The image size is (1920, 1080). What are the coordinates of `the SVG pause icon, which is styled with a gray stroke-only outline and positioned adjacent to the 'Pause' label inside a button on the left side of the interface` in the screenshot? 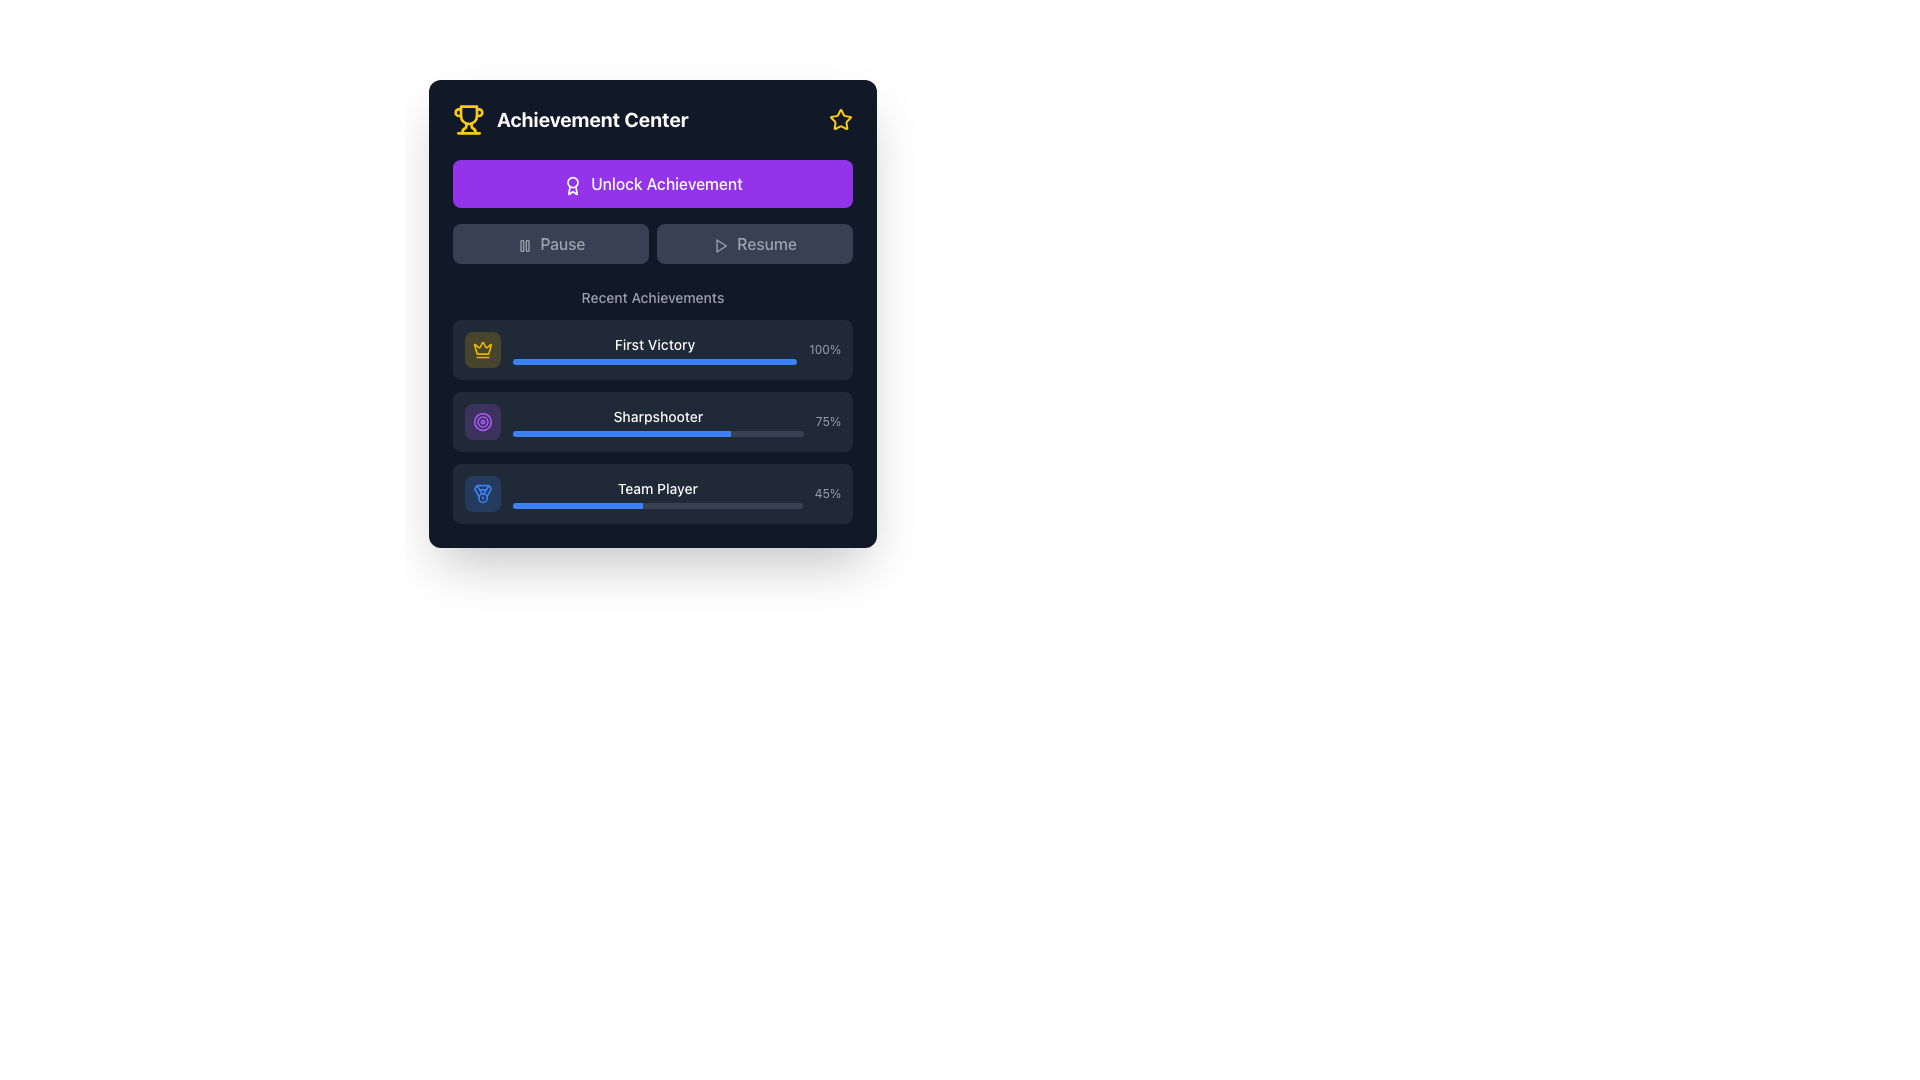 It's located at (524, 244).